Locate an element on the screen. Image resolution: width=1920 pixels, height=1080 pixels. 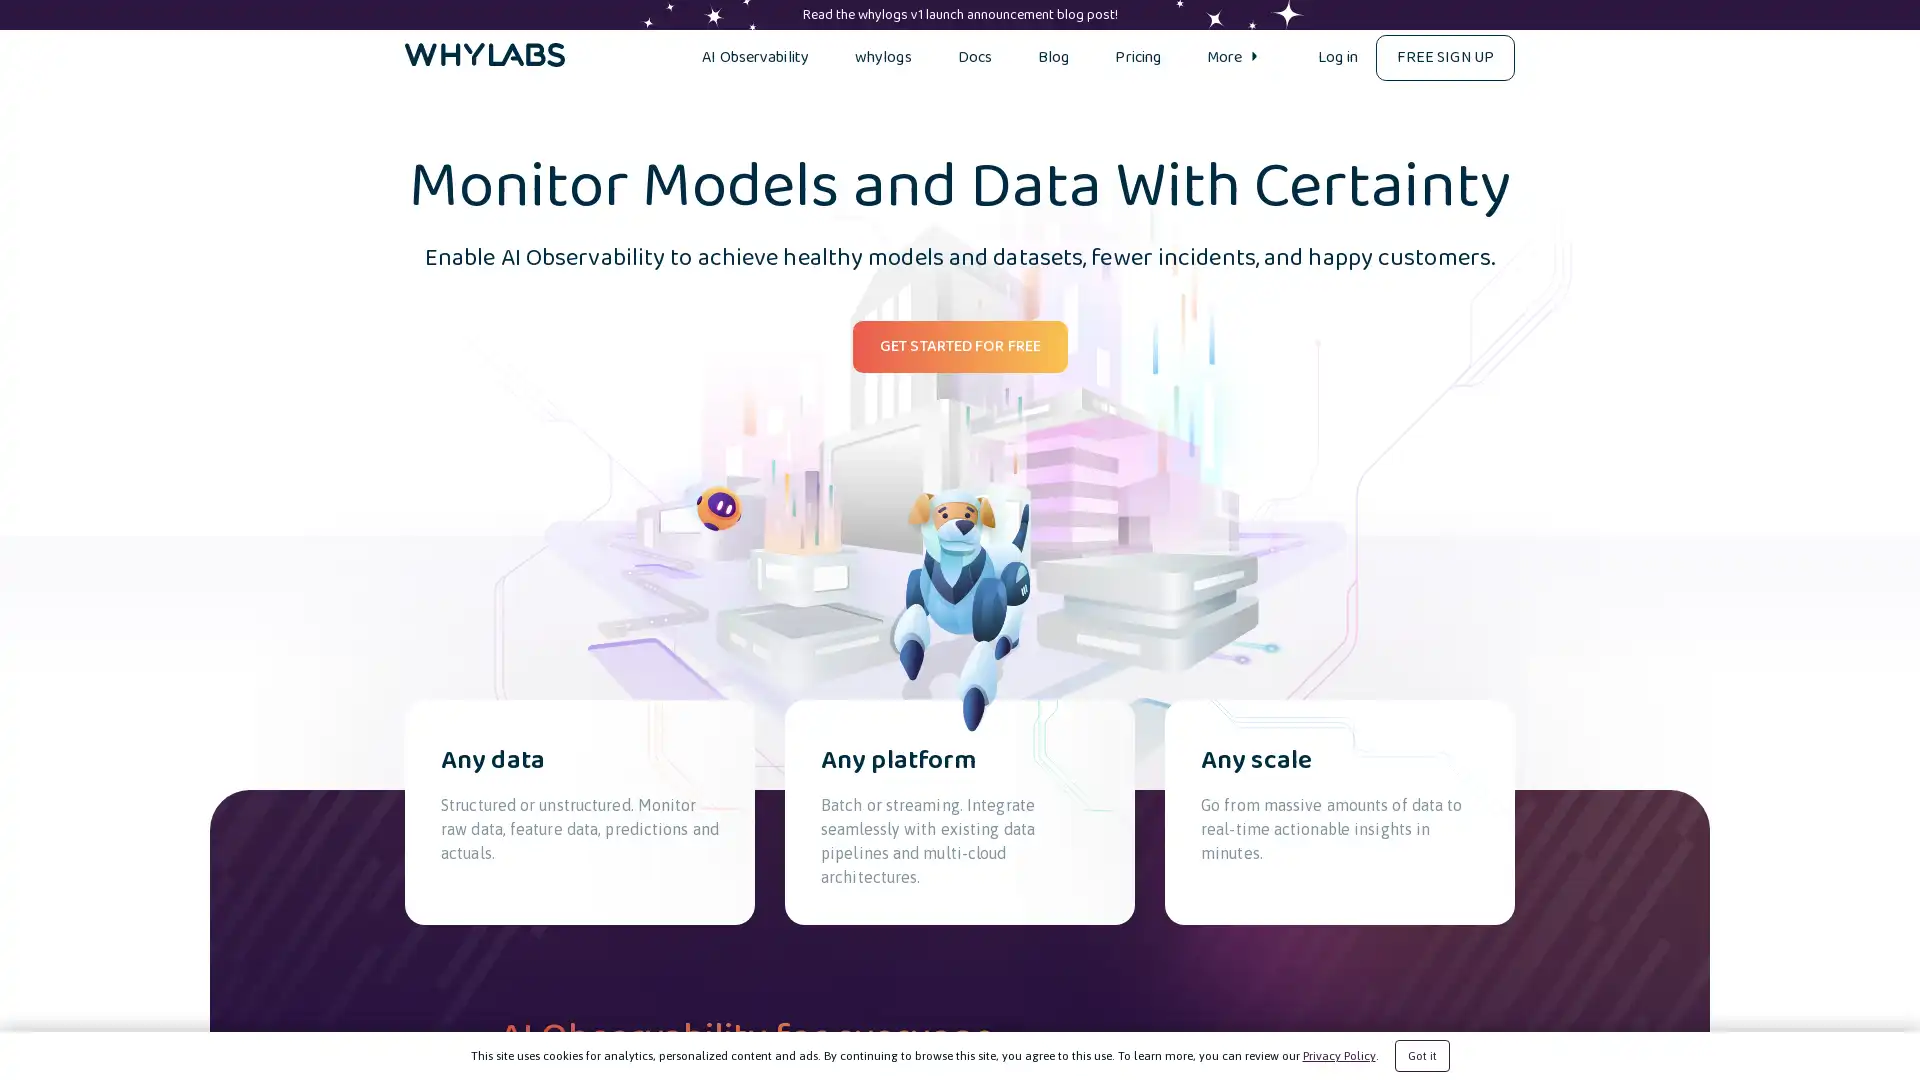
whylogs is located at coordinates (881, 56).